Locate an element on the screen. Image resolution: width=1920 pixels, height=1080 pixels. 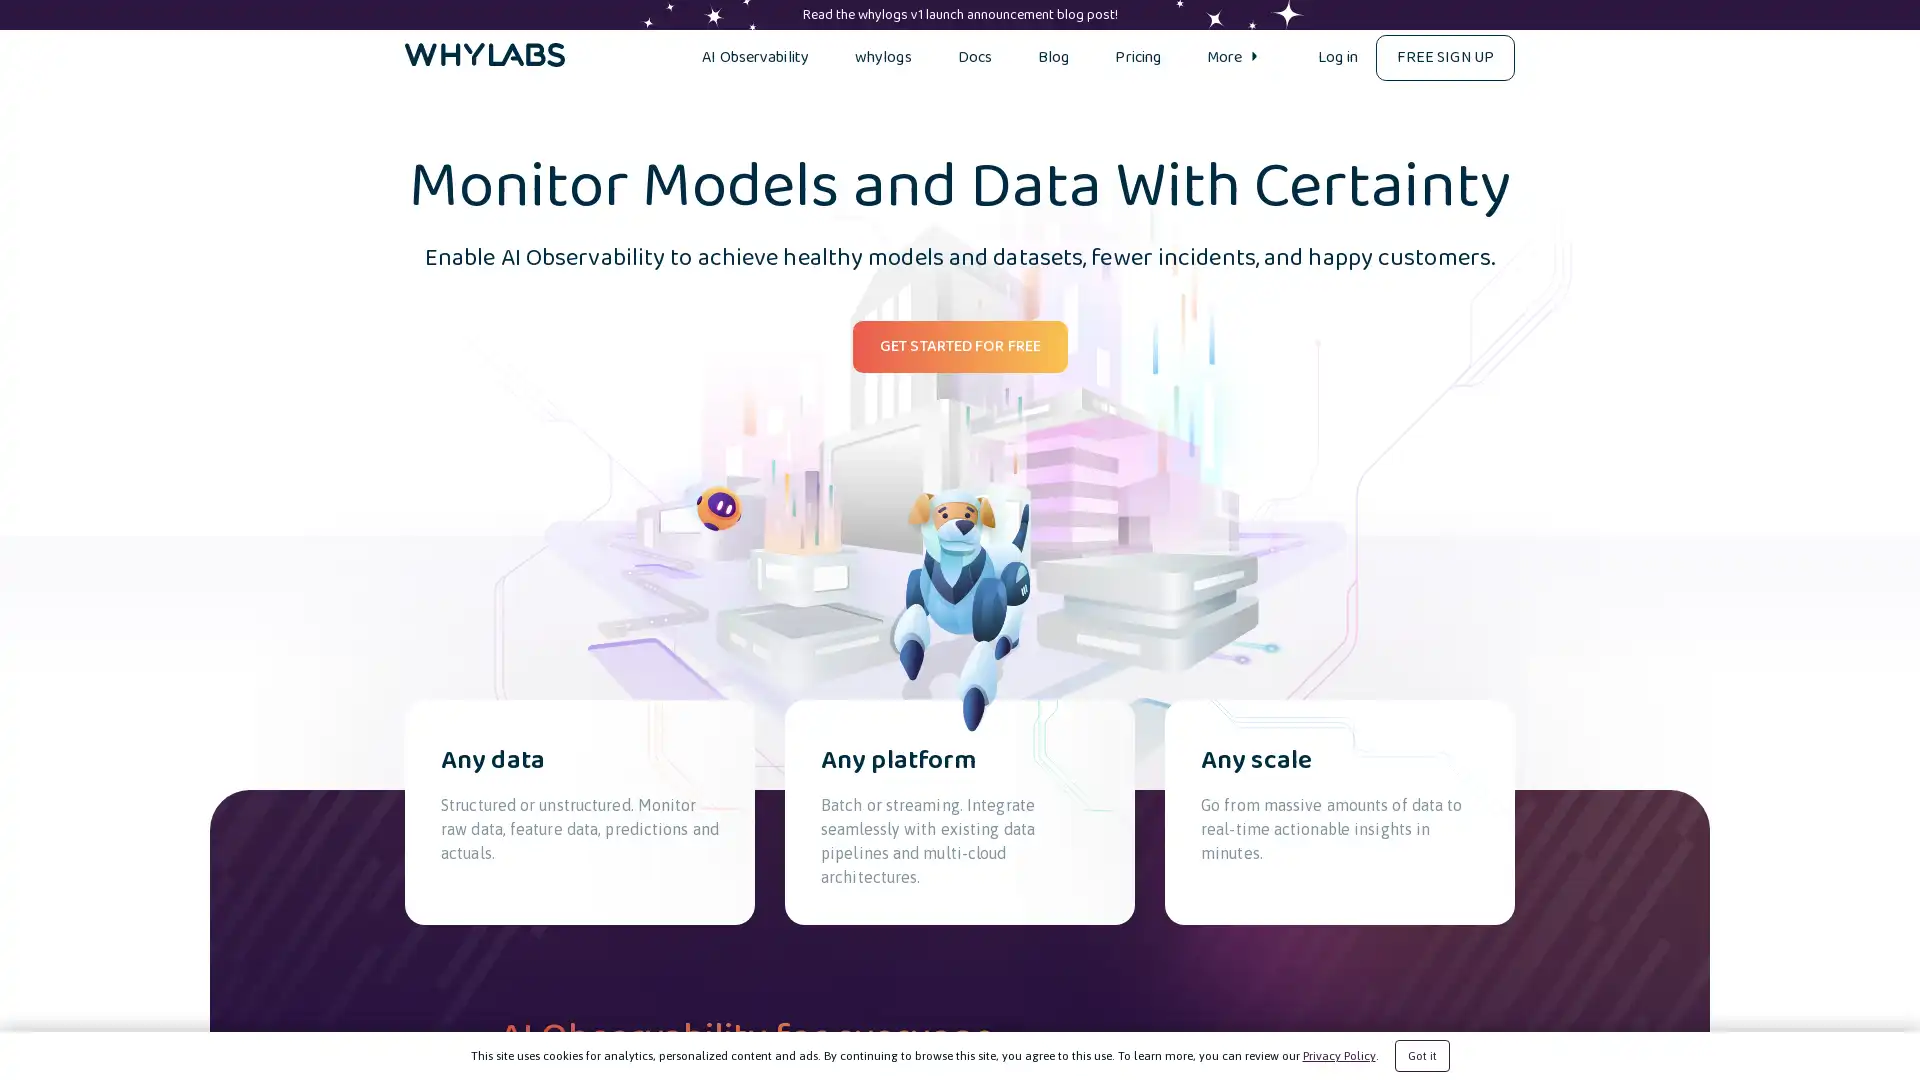
whylogs is located at coordinates (881, 56).